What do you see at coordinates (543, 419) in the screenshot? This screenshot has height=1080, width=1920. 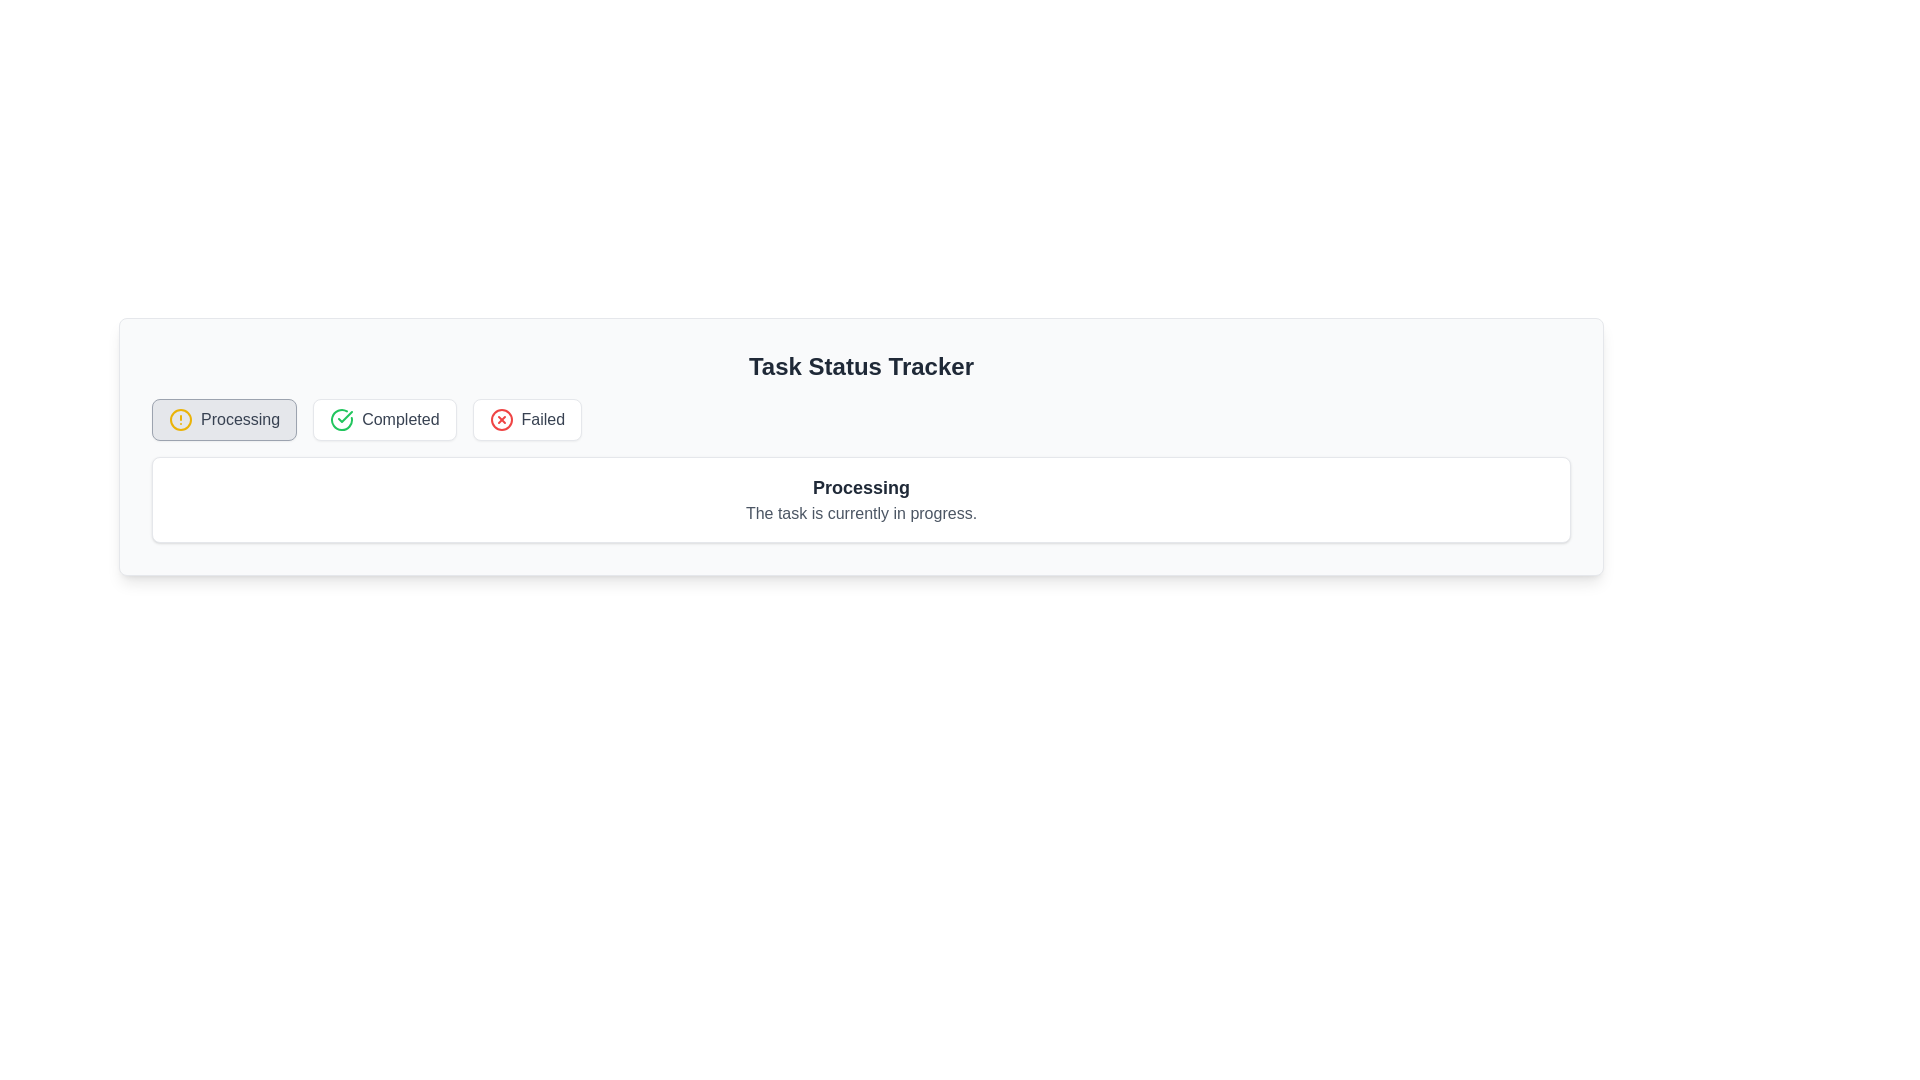 I see `status information displayed in the textual label that says 'Failed', which is located to the far right of other status options and adjacent to a red circular icon with an 'x' symbol` at bounding box center [543, 419].